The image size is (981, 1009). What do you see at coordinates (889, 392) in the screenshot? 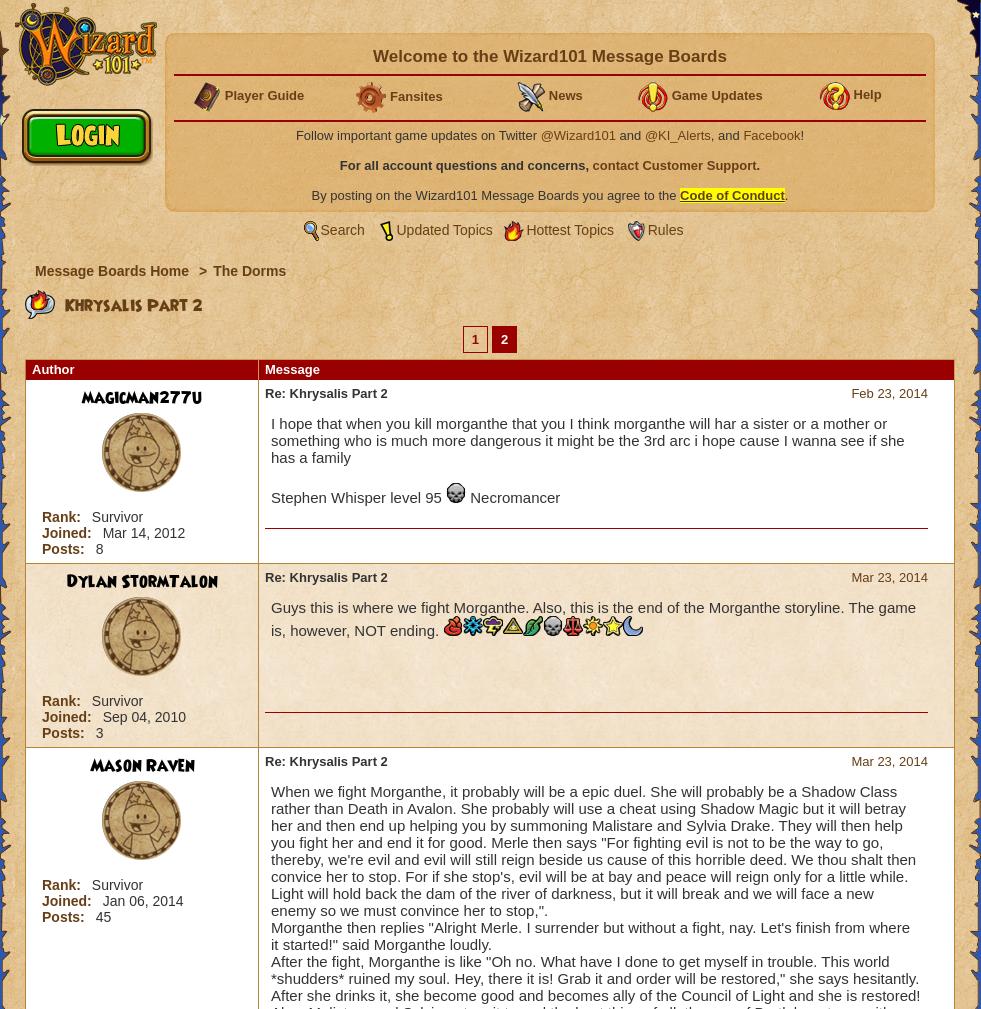
I see `'Feb 23, 2014'` at bounding box center [889, 392].